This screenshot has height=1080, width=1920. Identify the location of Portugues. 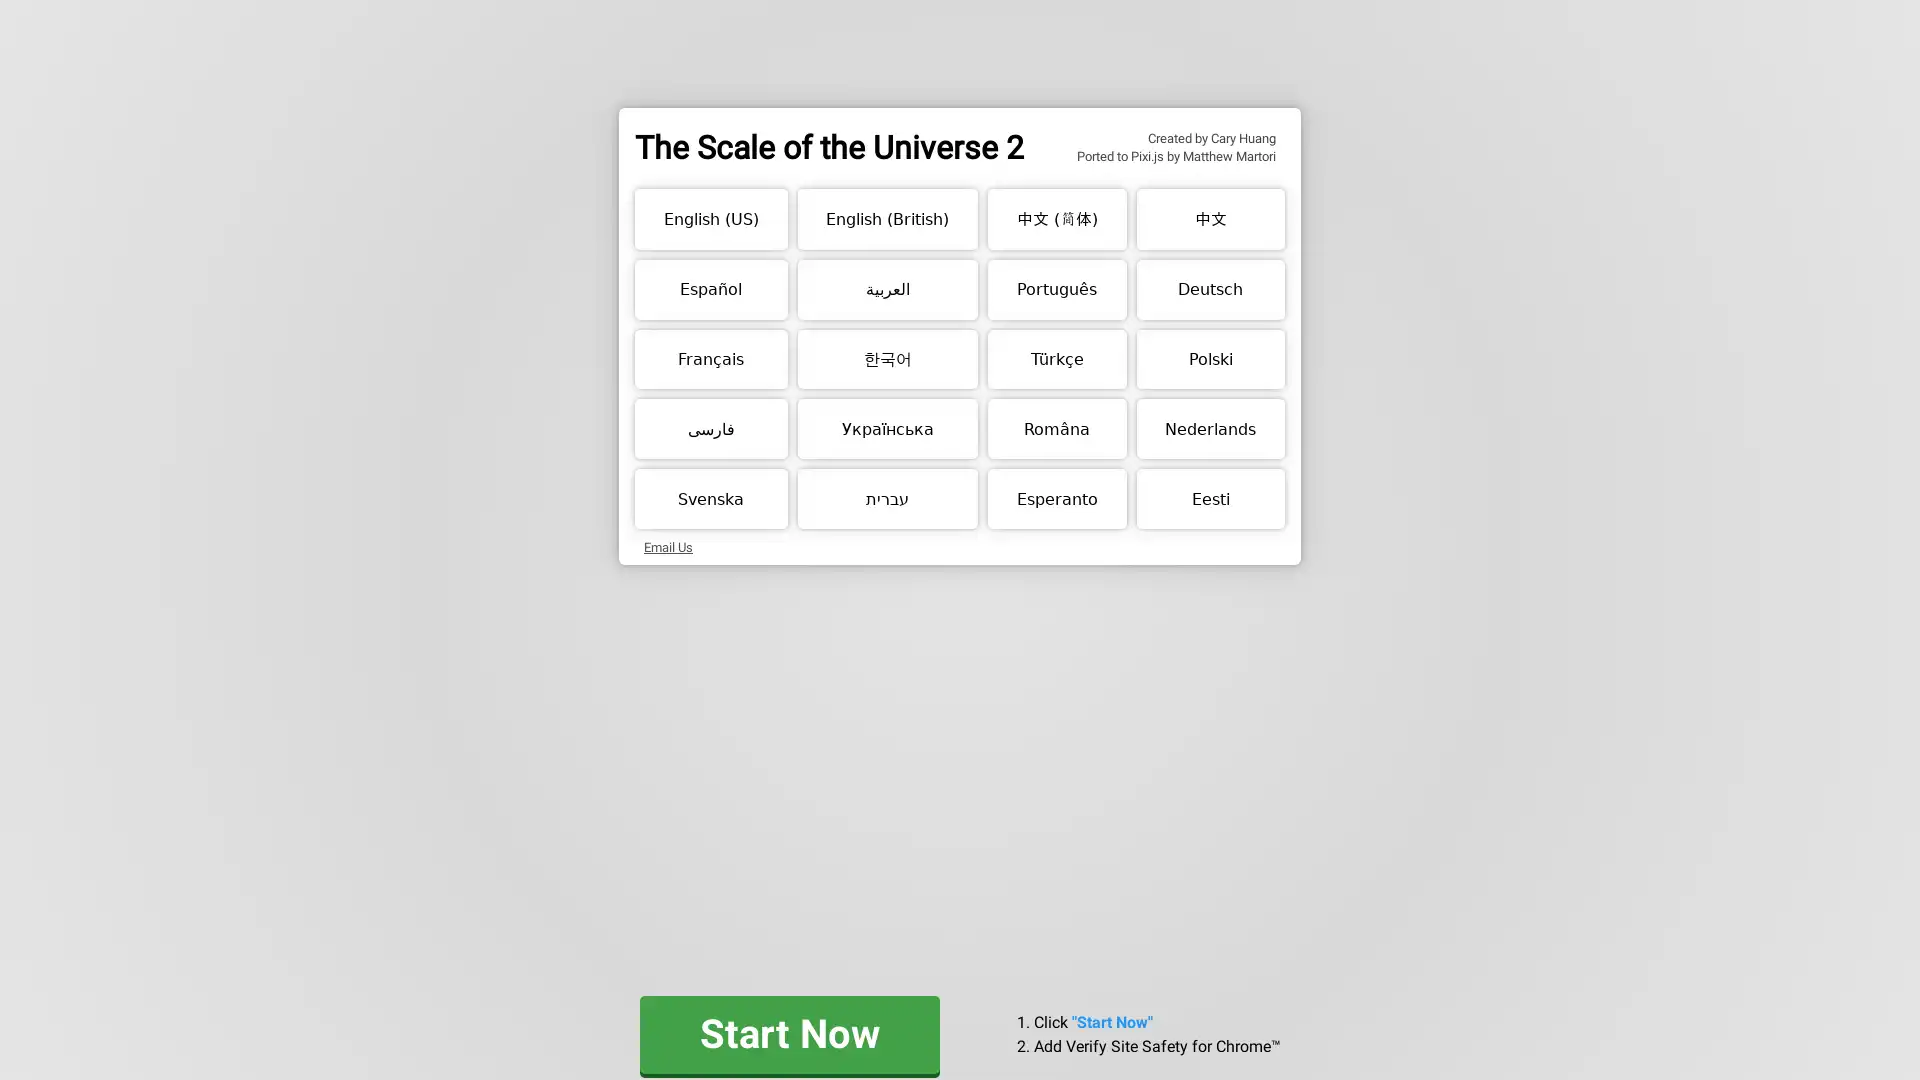
(1055, 289).